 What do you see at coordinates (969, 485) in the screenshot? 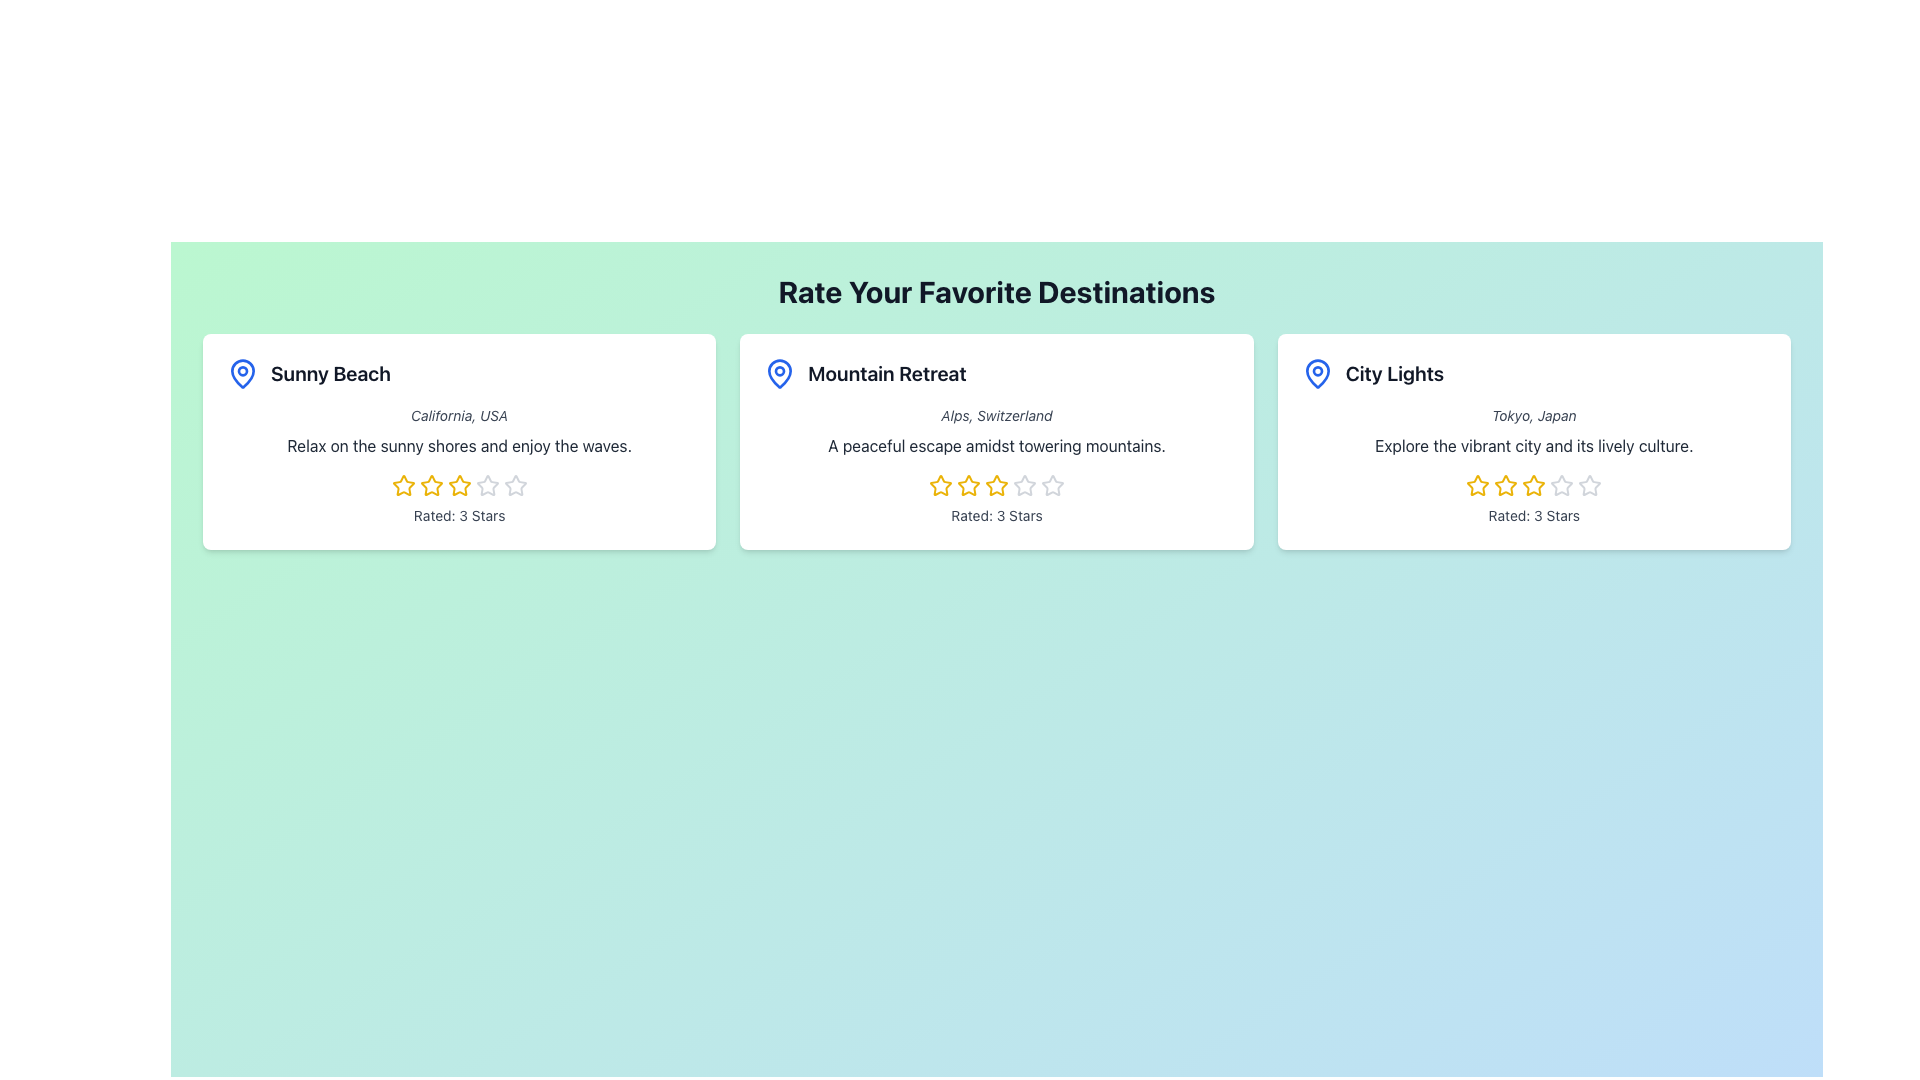
I see `the third outlined star icon with a yellow border and a white fill located under the title 'Mountain Retreat' to rate it` at bounding box center [969, 485].